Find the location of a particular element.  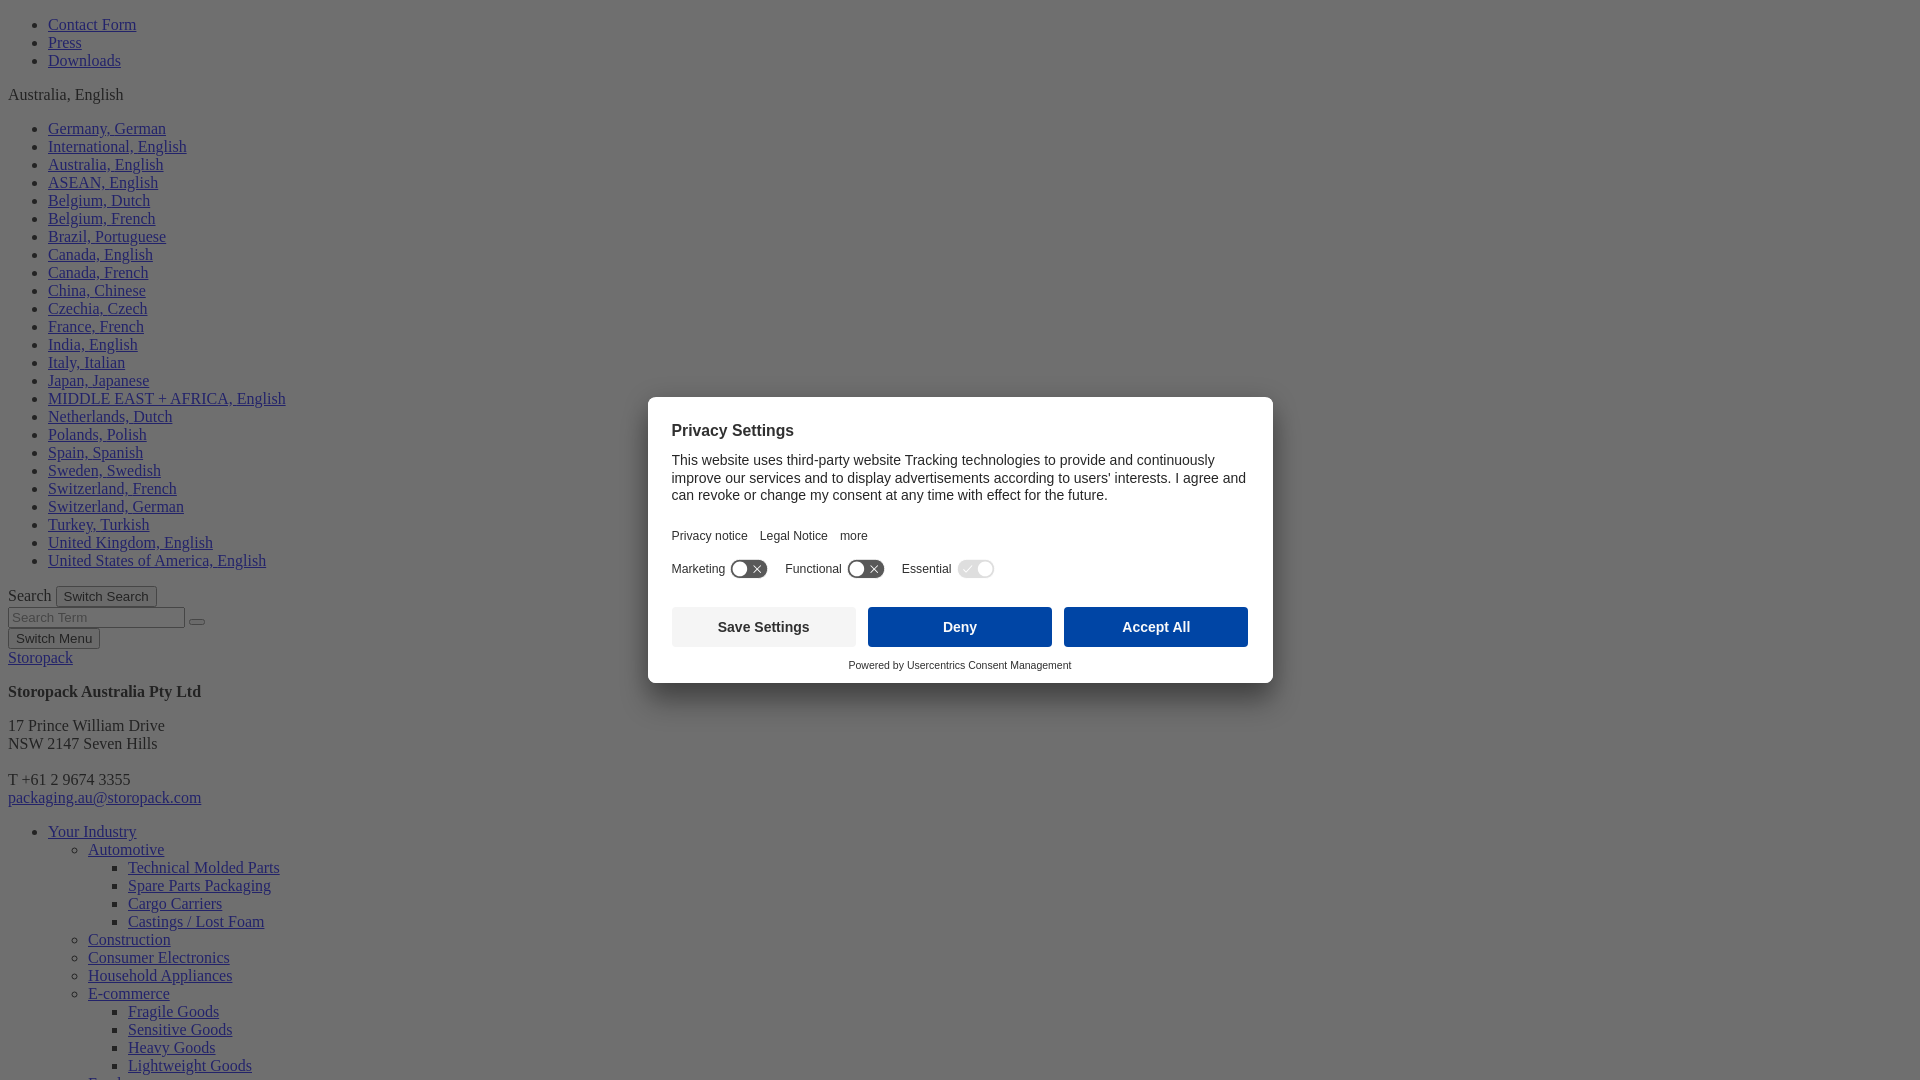

'Canada, English' is located at coordinates (99, 253).